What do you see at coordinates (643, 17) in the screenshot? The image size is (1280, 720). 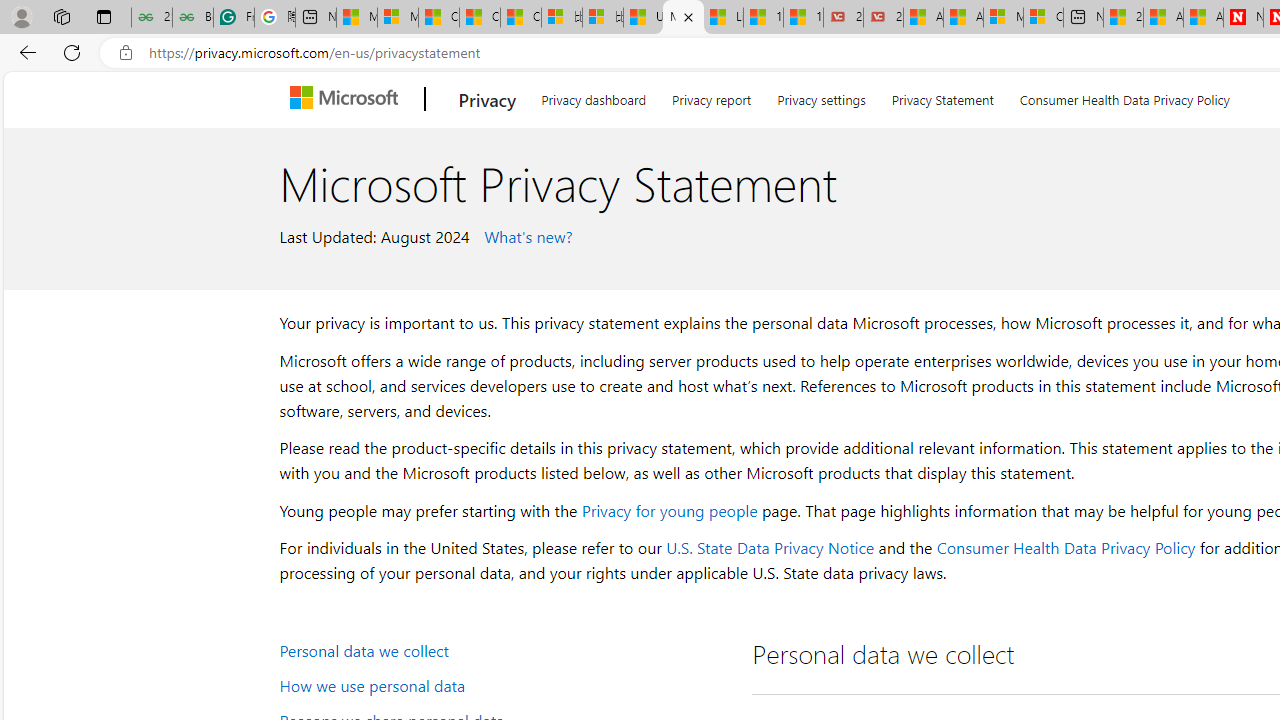 I see `'USA TODAY - MSN'` at bounding box center [643, 17].